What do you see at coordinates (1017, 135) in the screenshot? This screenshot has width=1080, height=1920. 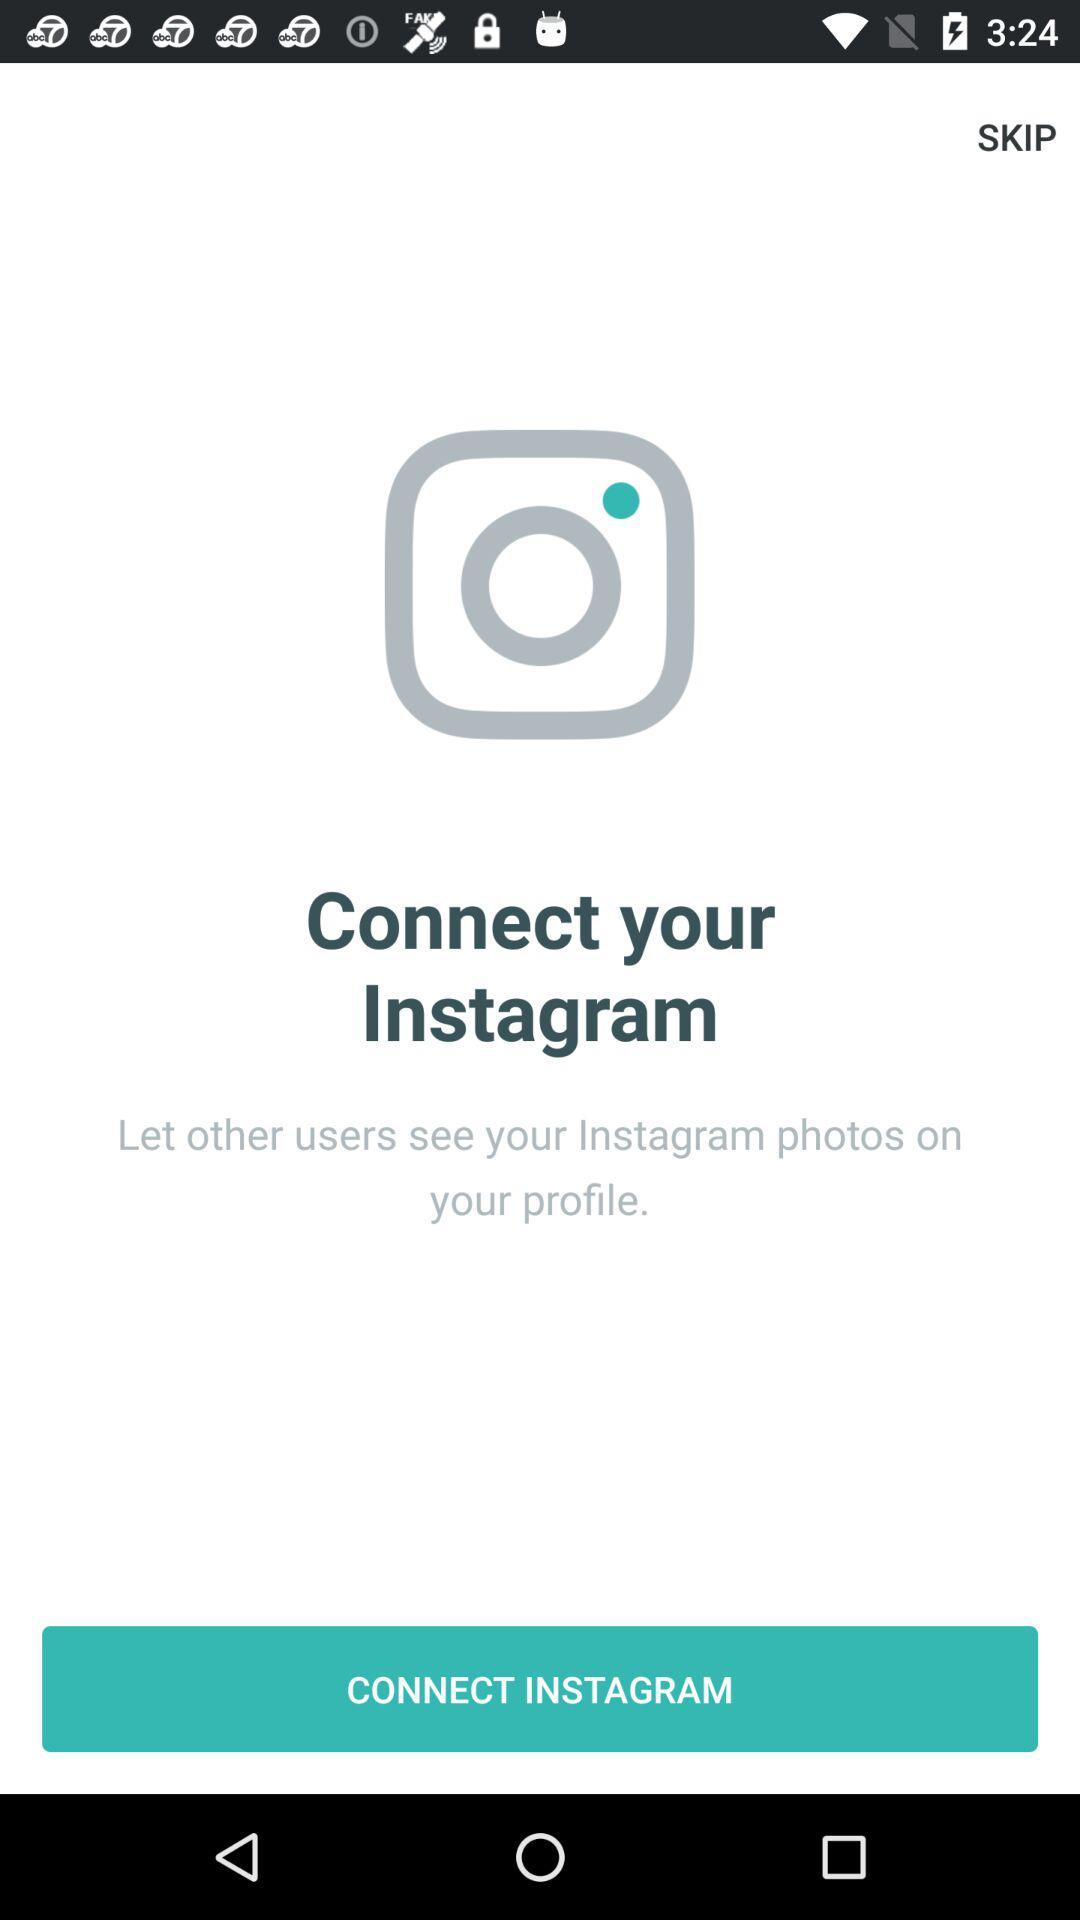 I see `the skip icon` at bounding box center [1017, 135].